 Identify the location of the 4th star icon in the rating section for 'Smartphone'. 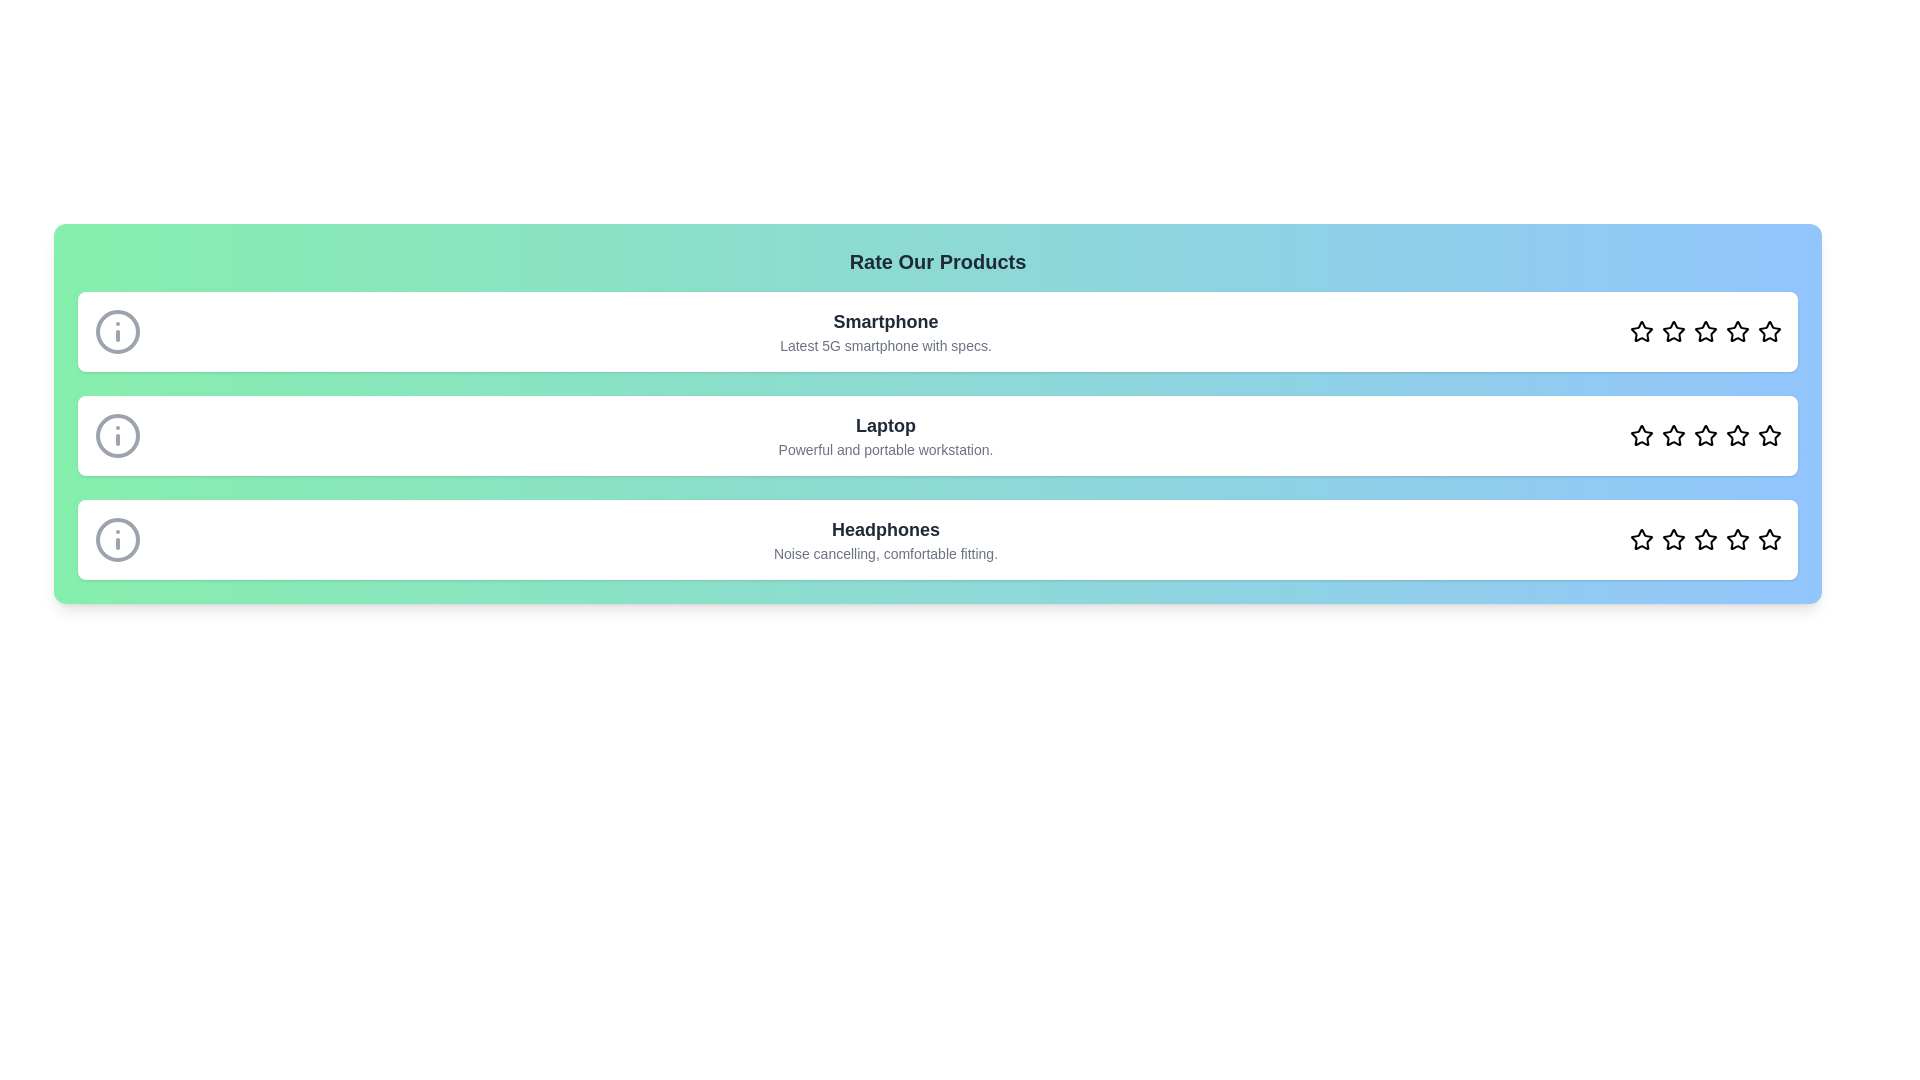
(1736, 330).